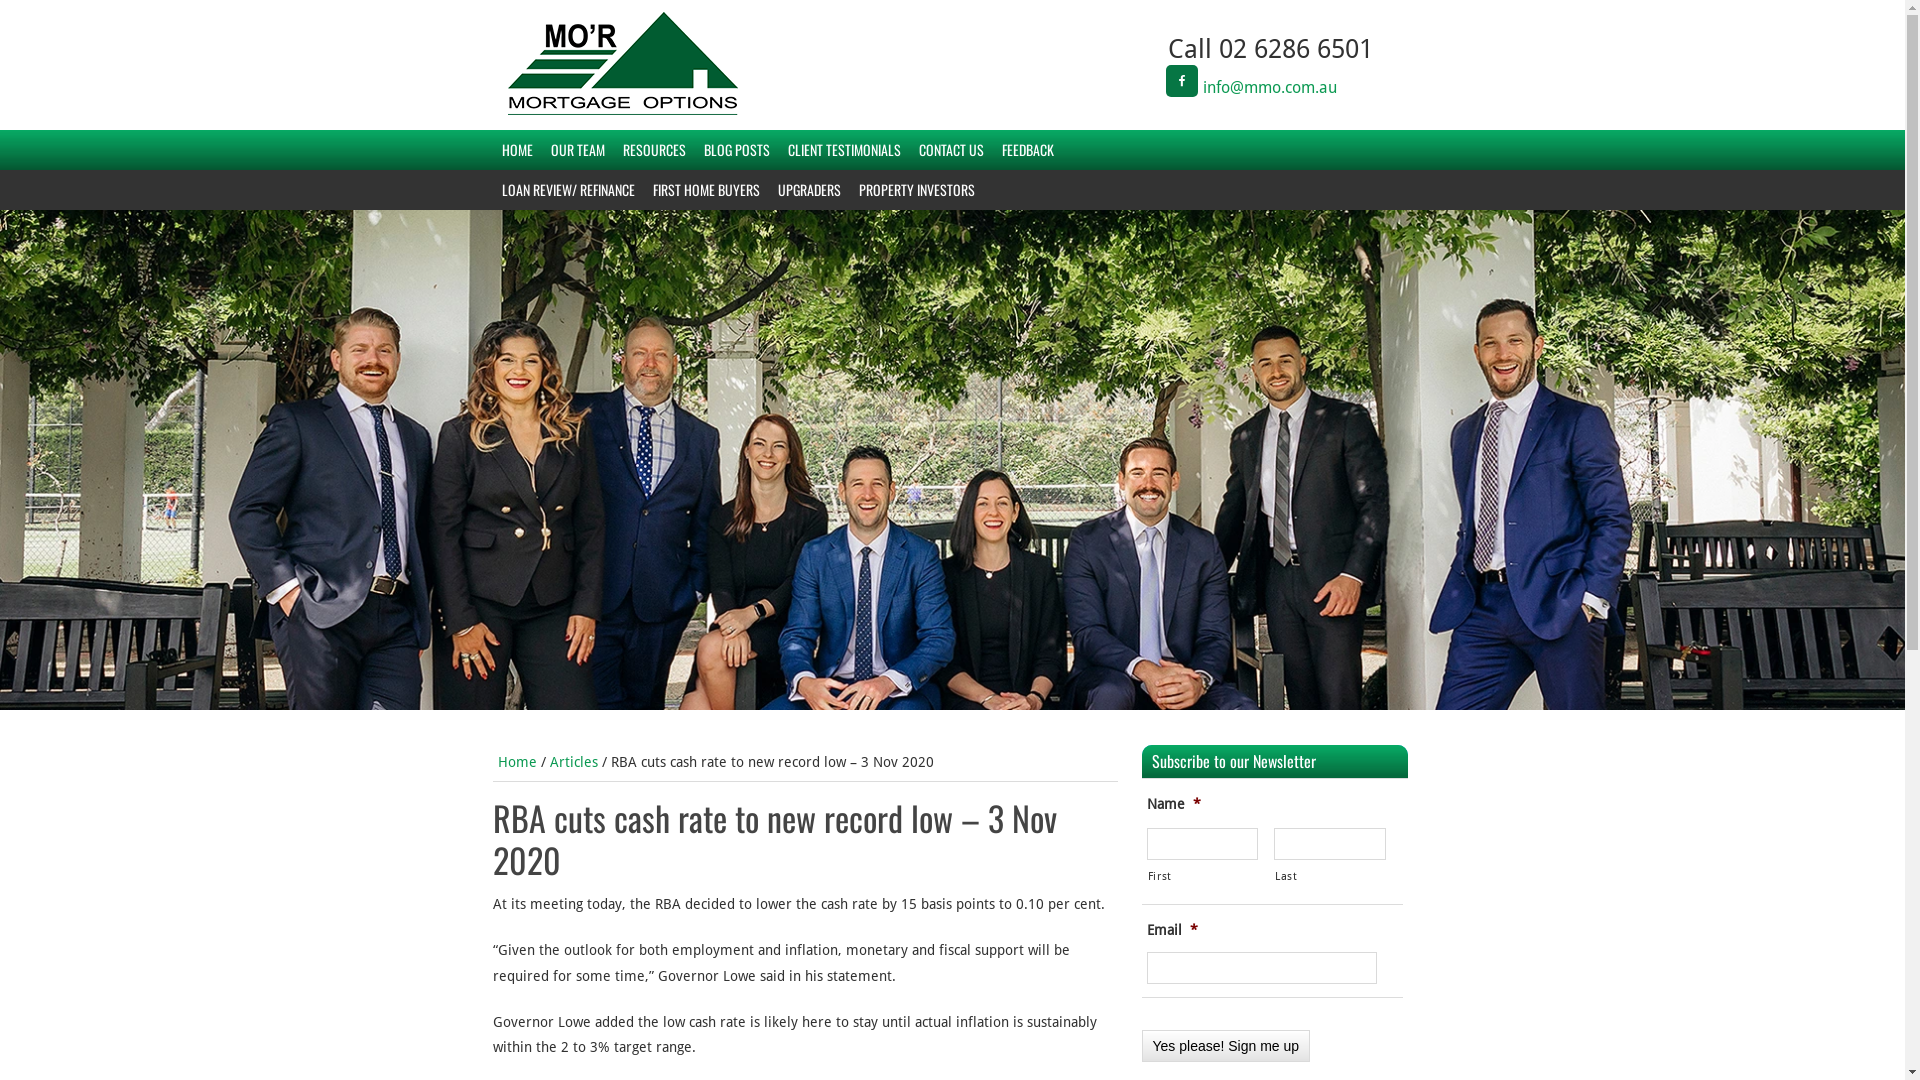  I want to click on 'CLIENT TESTIMONIALS', so click(778, 149).